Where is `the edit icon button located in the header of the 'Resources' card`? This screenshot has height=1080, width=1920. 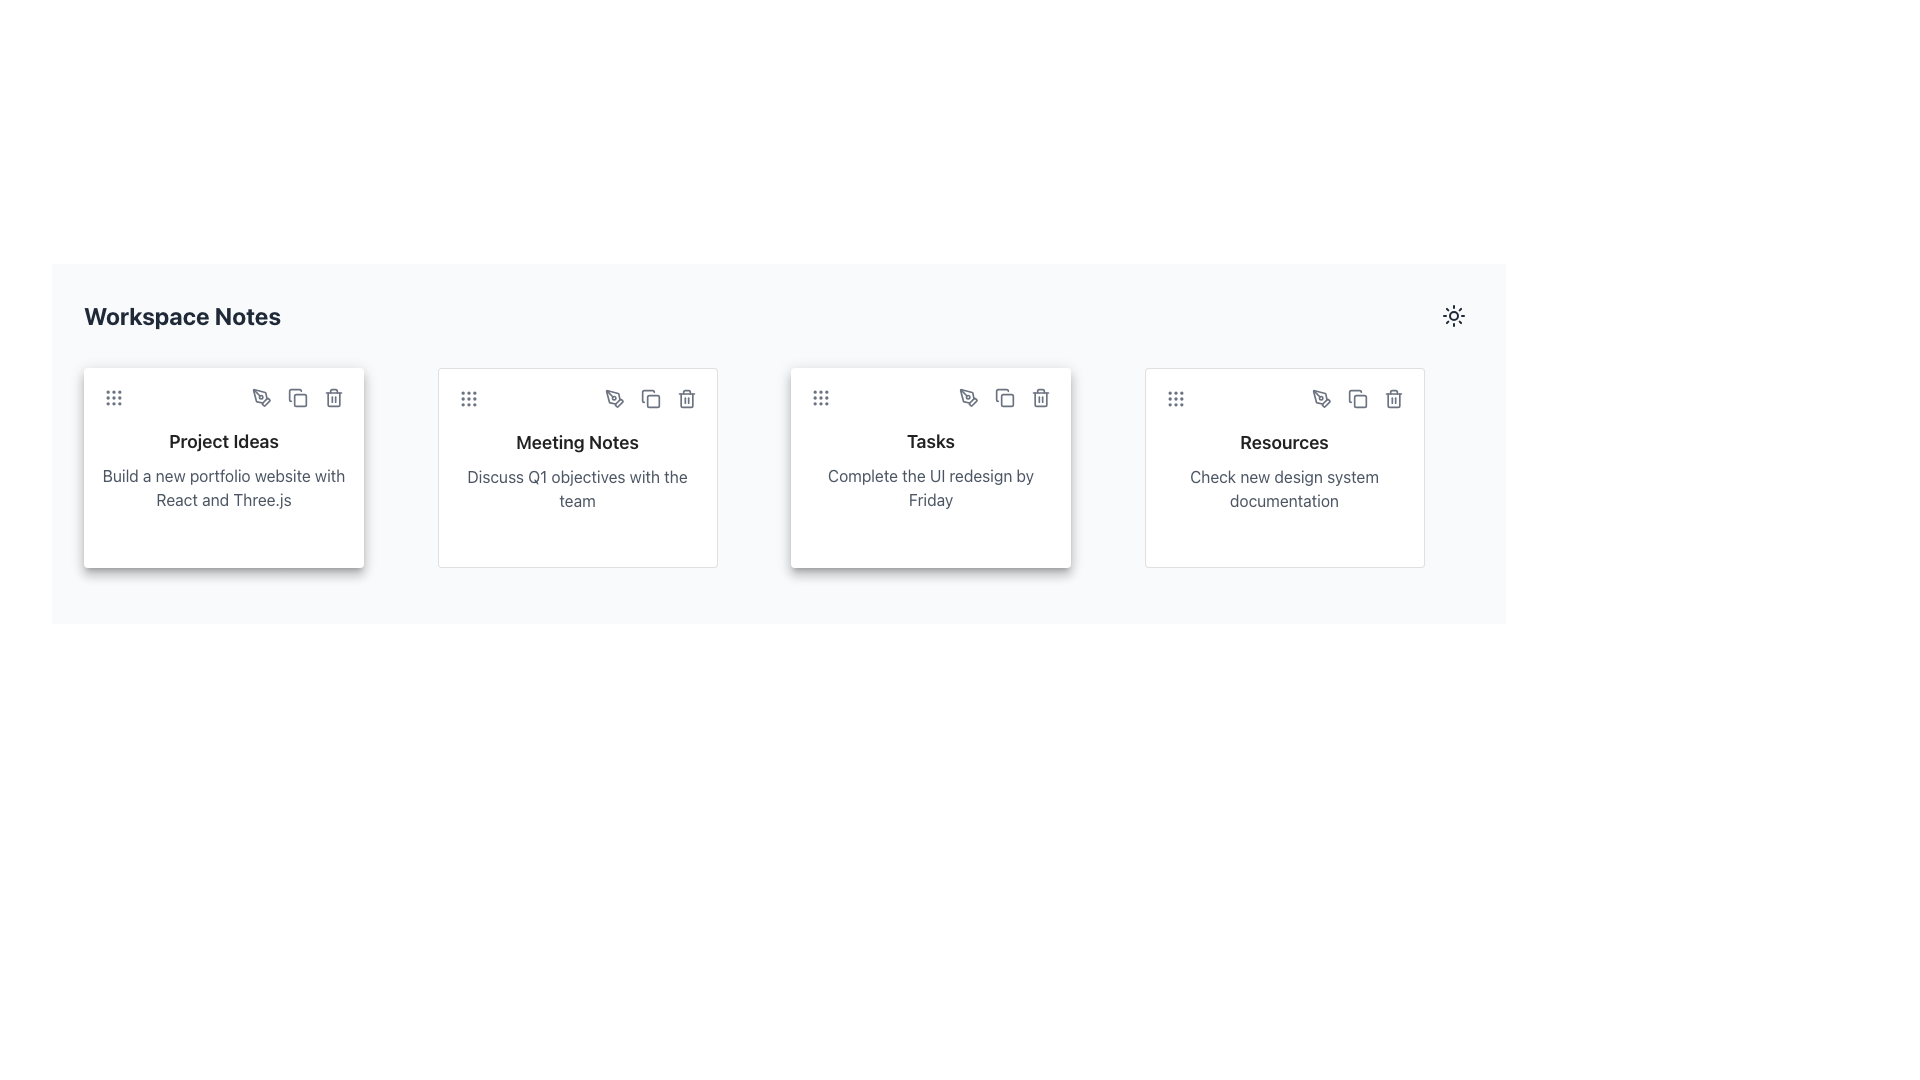 the edit icon button located in the header of the 'Resources' card is located at coordinates (1321, 398).